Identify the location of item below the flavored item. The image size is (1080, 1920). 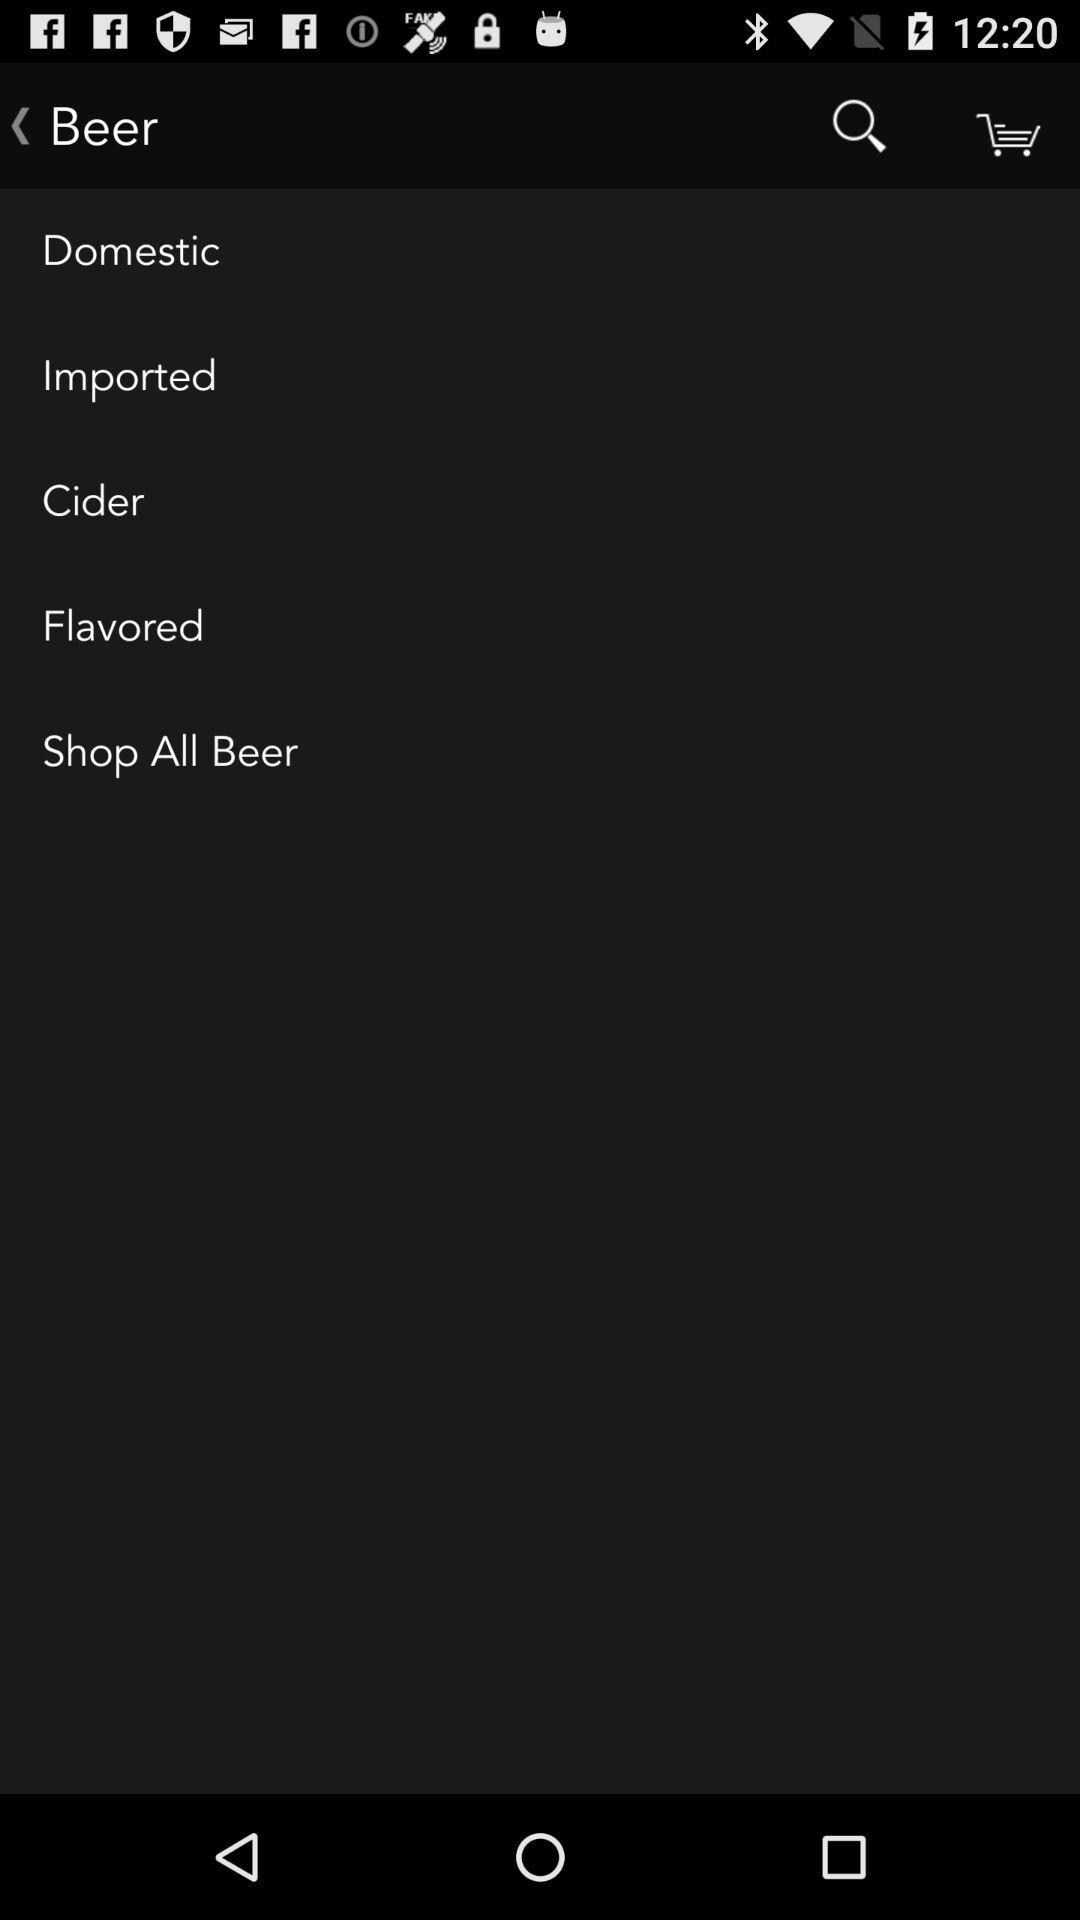
(540, 752).